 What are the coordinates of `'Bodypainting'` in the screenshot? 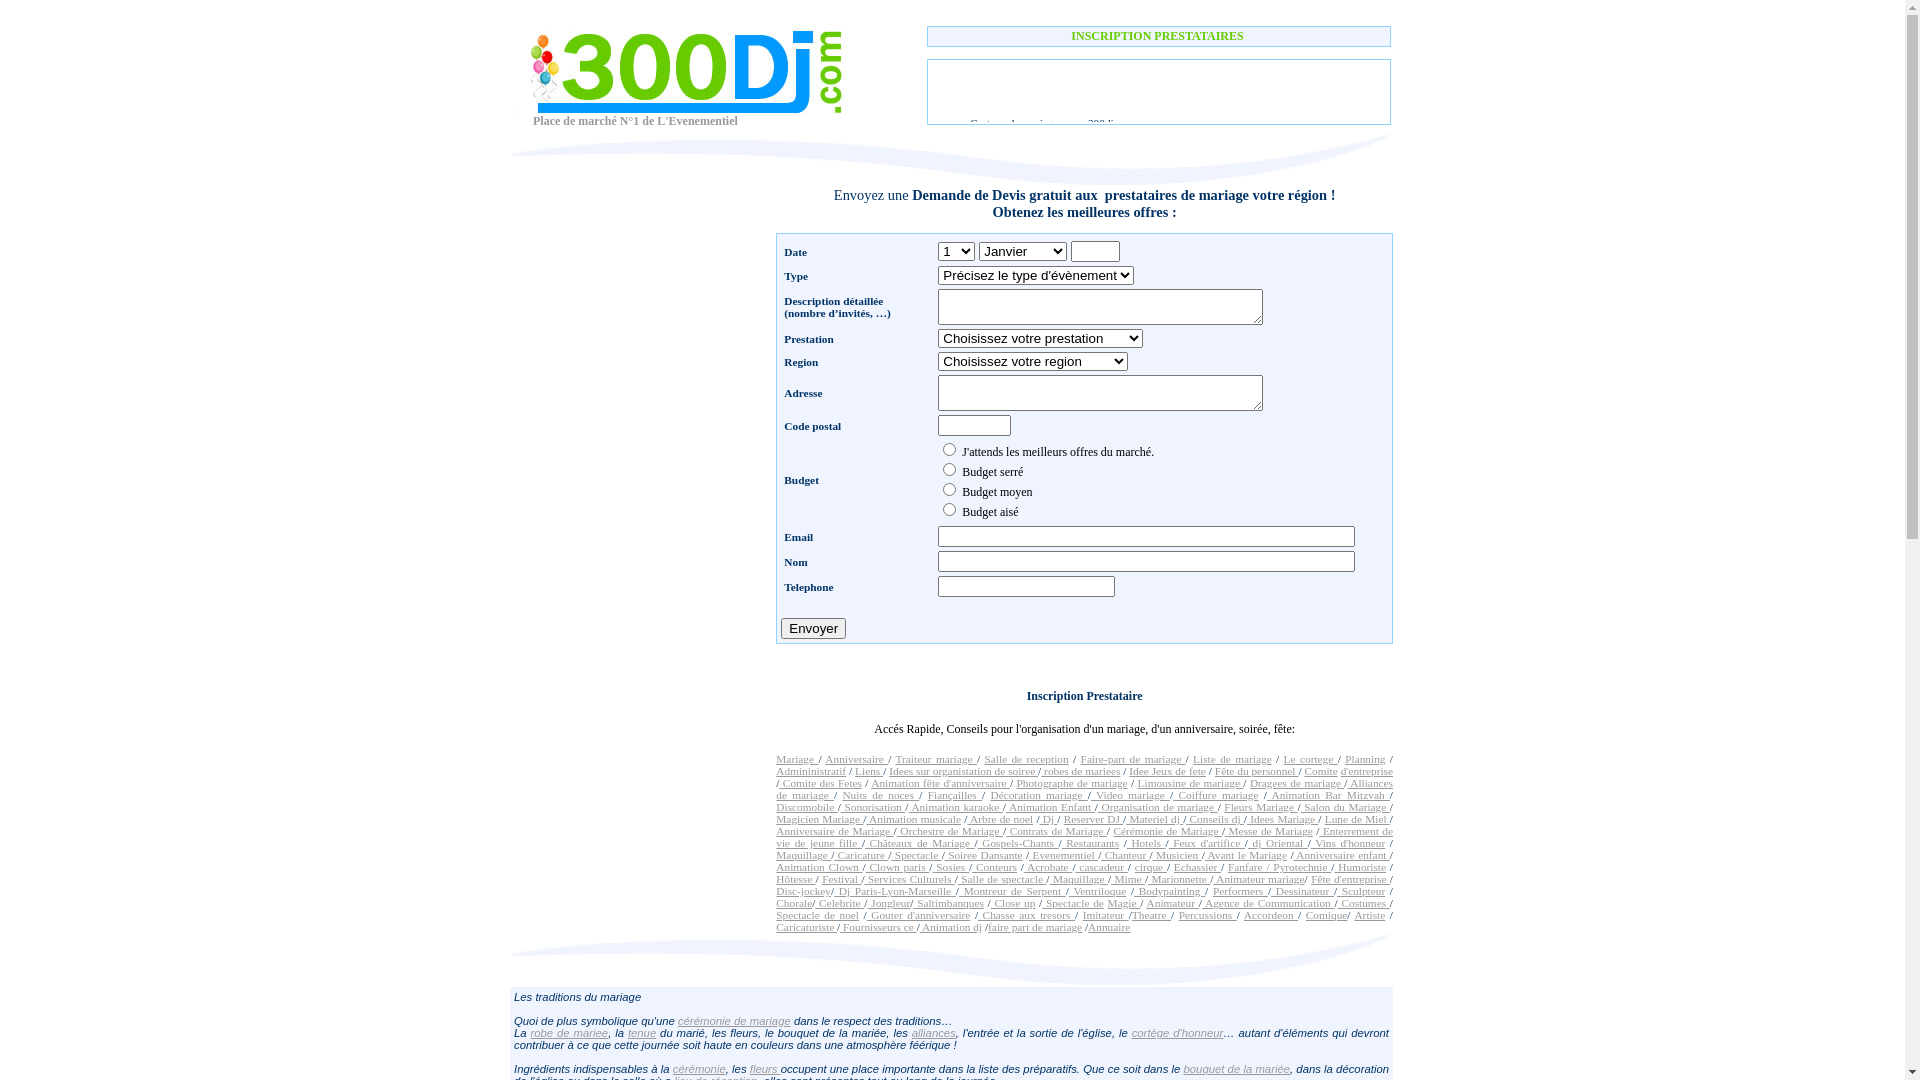 It's located at (1133, 890).